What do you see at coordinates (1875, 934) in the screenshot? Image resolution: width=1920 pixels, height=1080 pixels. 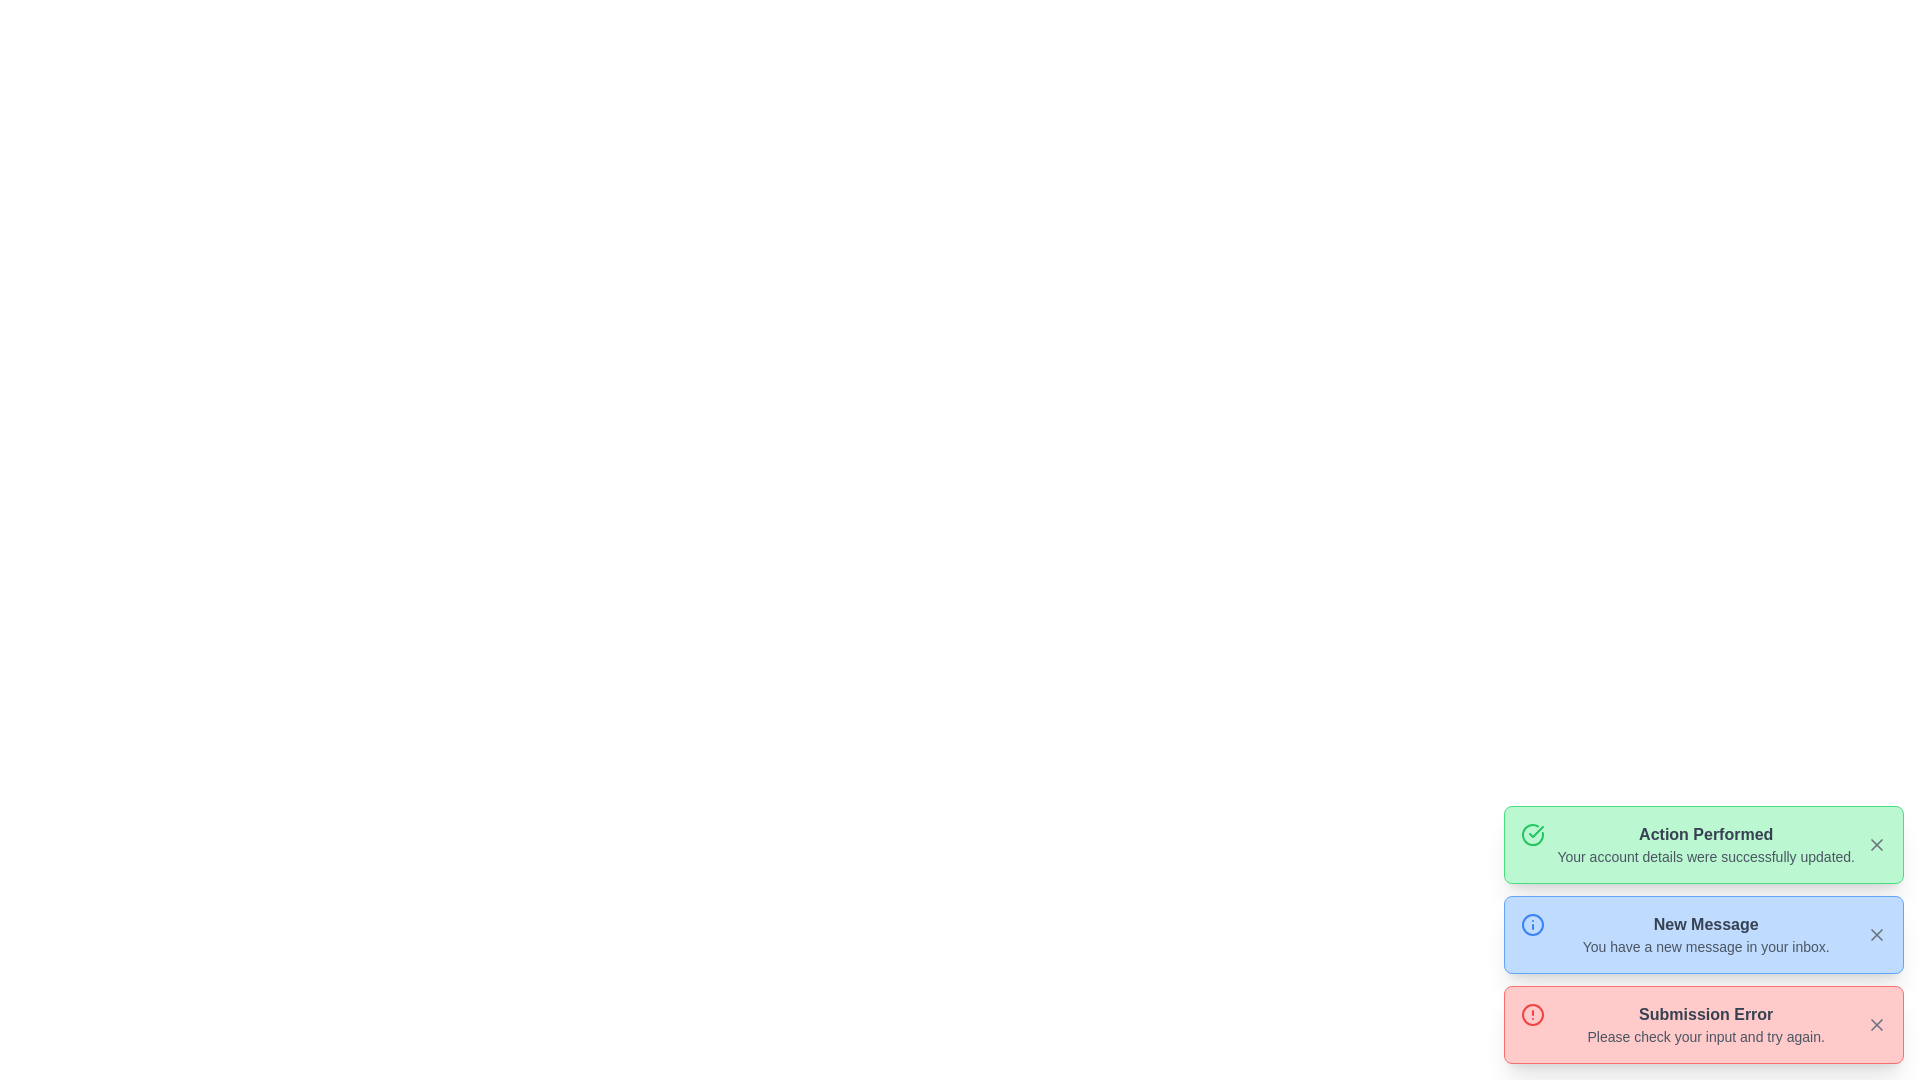 I see `the 'X' icon on the far-right side of the blue notification message` at bounding box center [1875, 934].